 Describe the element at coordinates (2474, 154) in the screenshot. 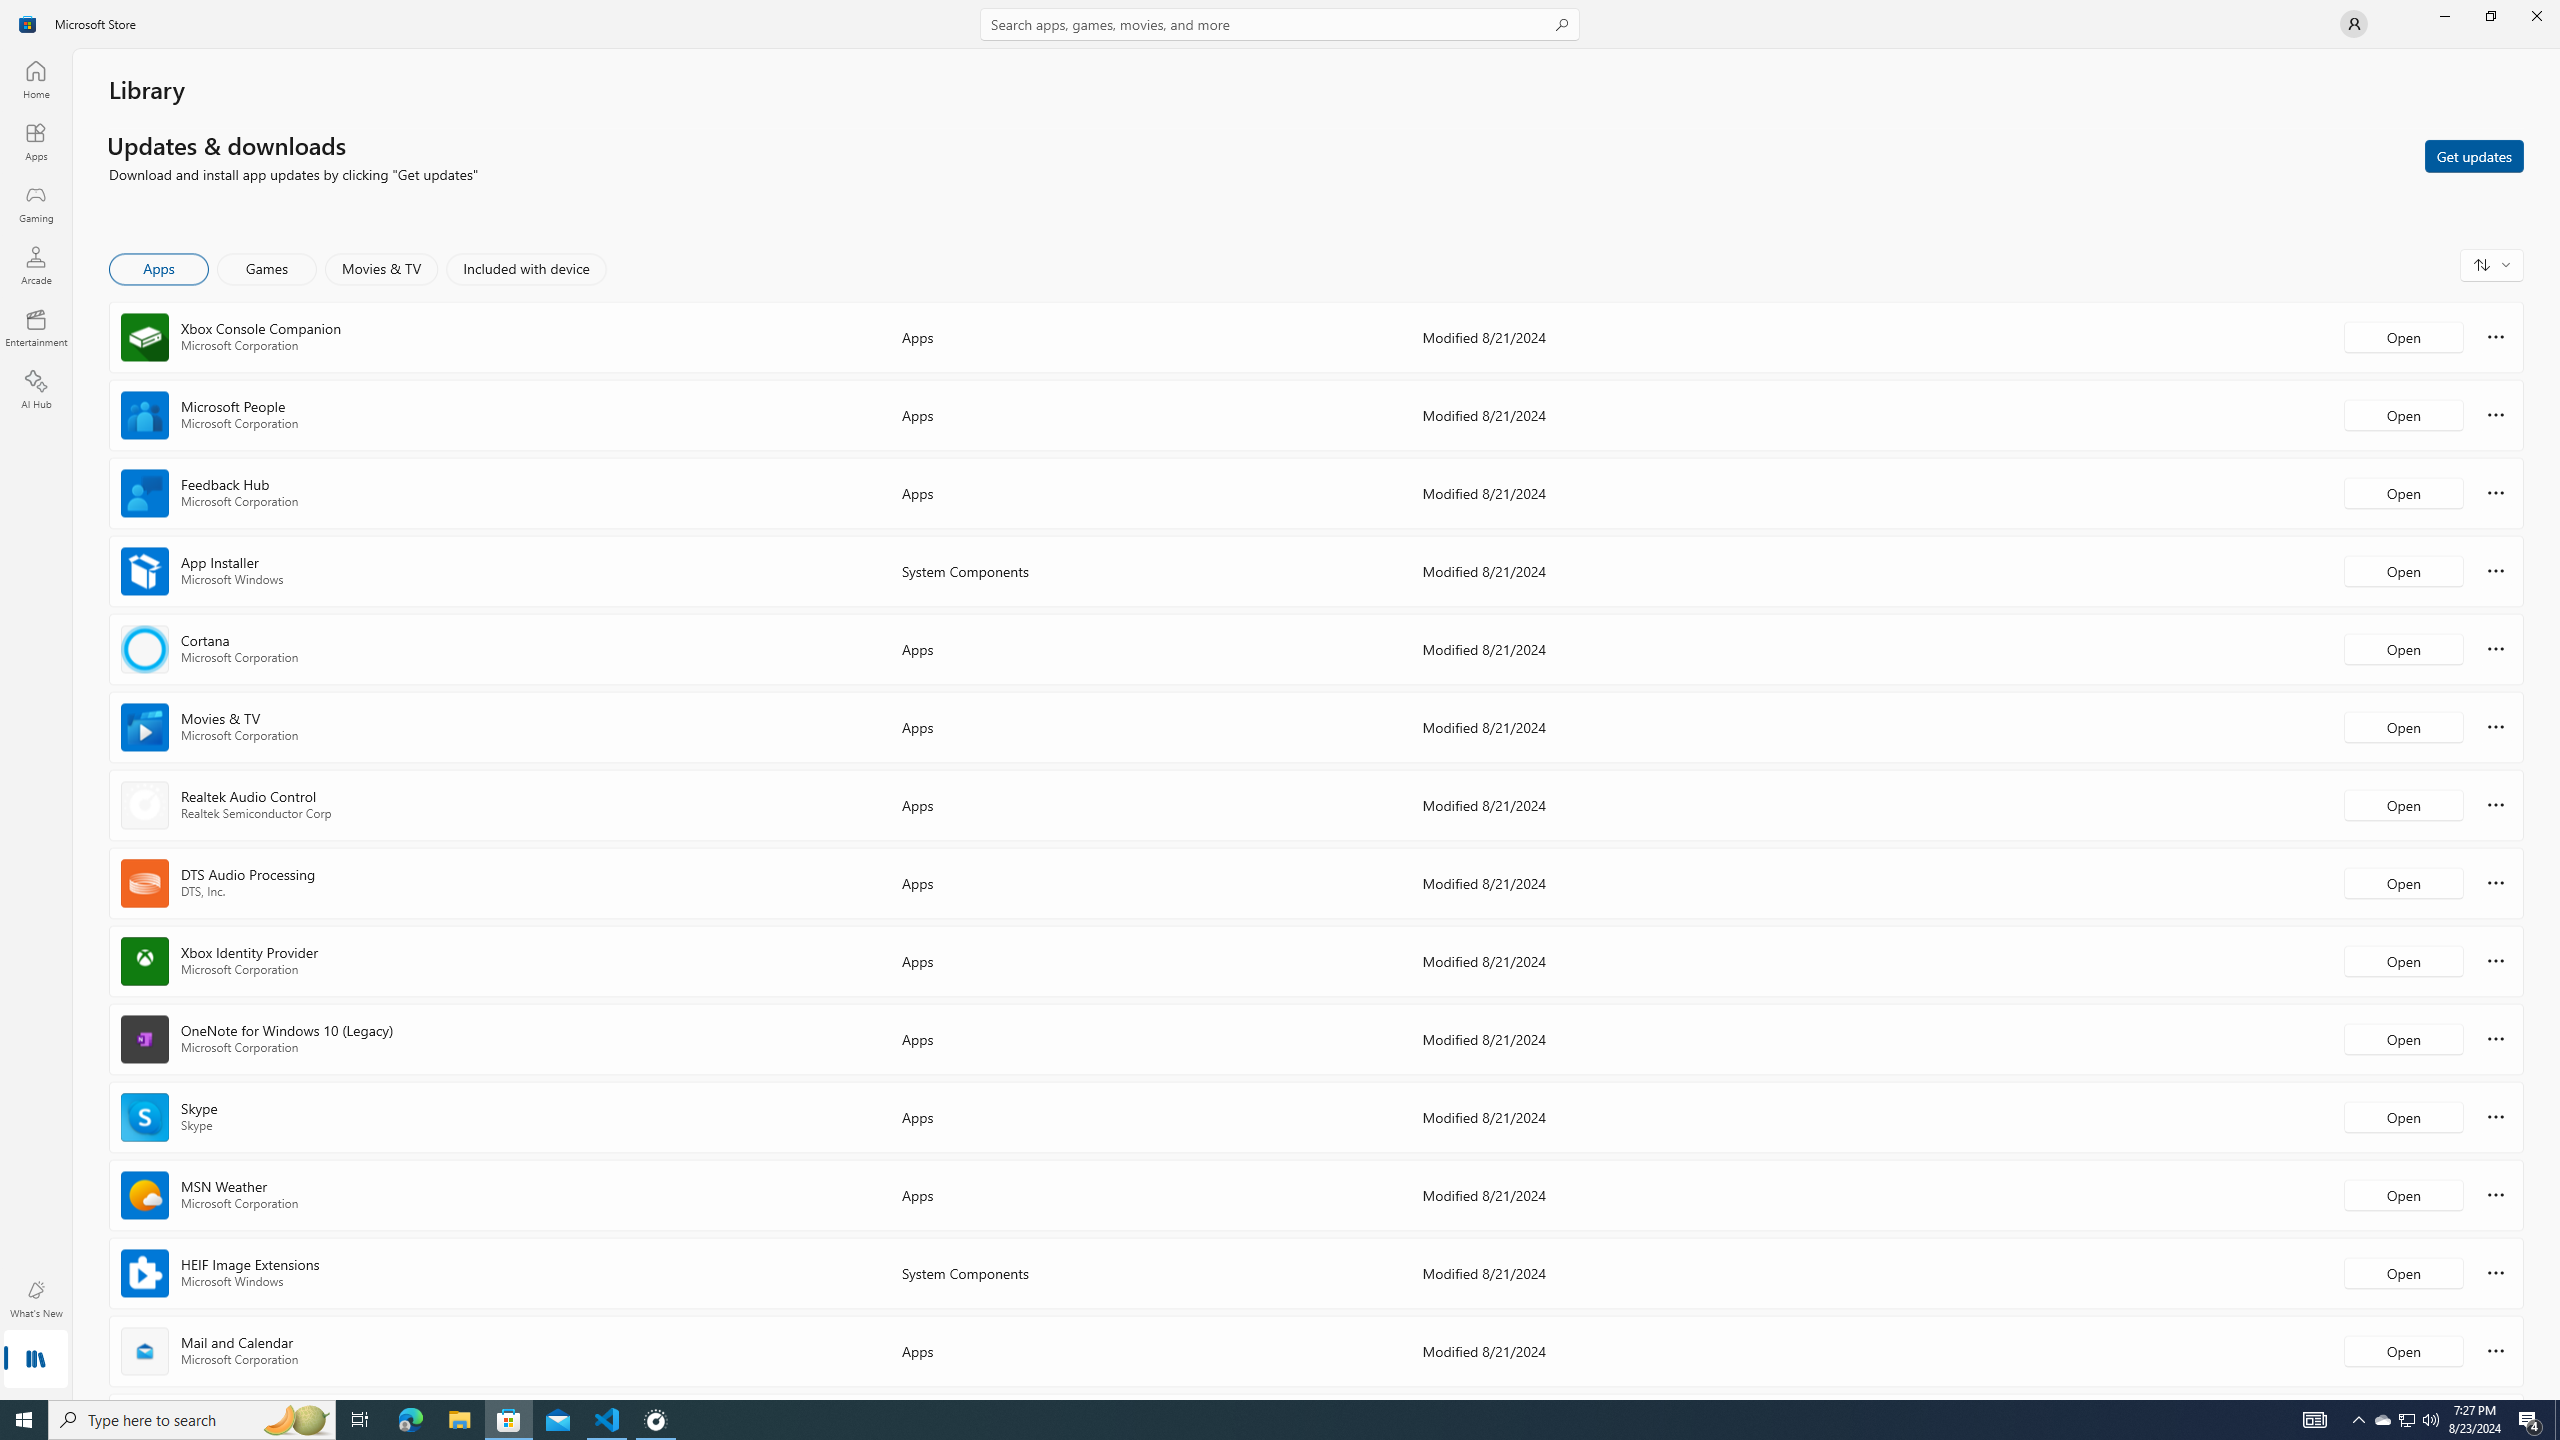

I see `'Get updates'` at that location.